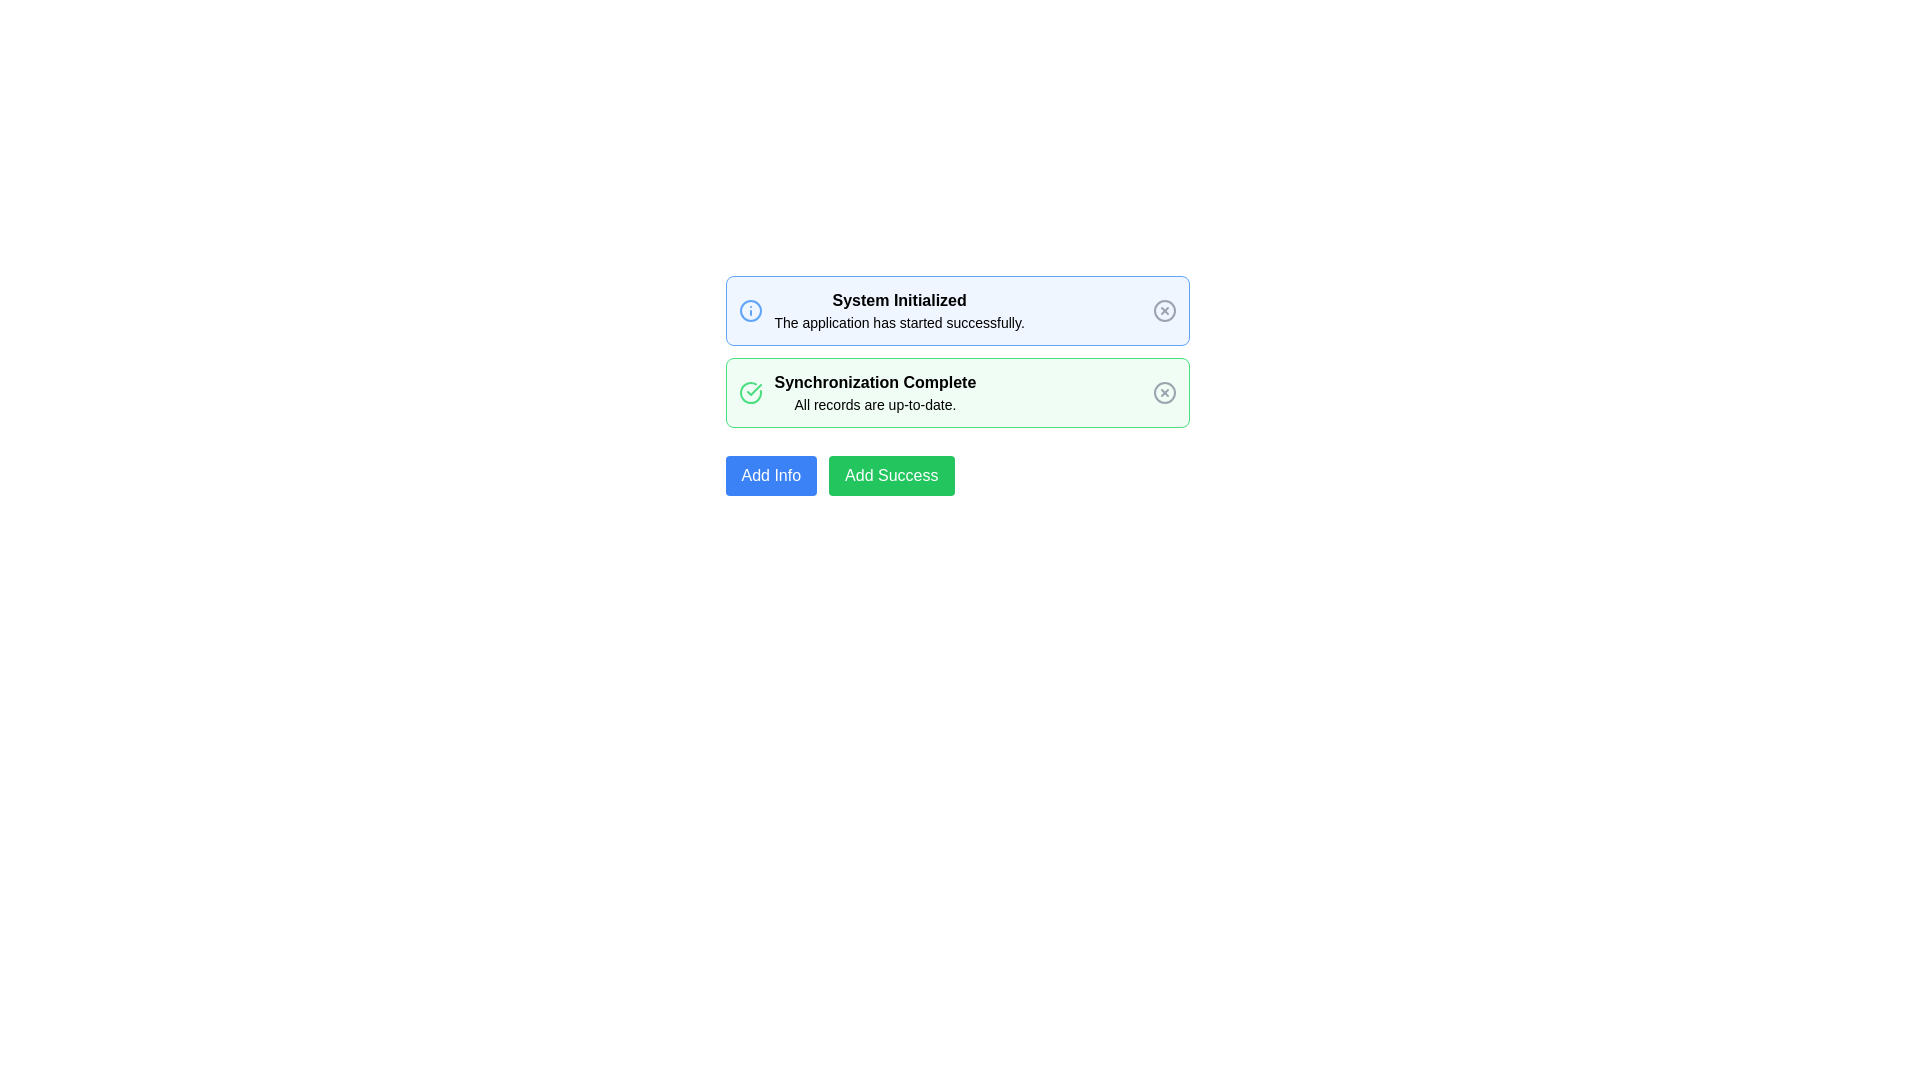 The height and width of the screenshot is (1080, 1920). What do you see at coordinates (1164, 311) in the screenshot?
I see `the circular close button with a cross symbol located on the right side of the blue notification box titled 'System Initialized' to trigger the hover color change effect` at bounding box center [1164, 311].